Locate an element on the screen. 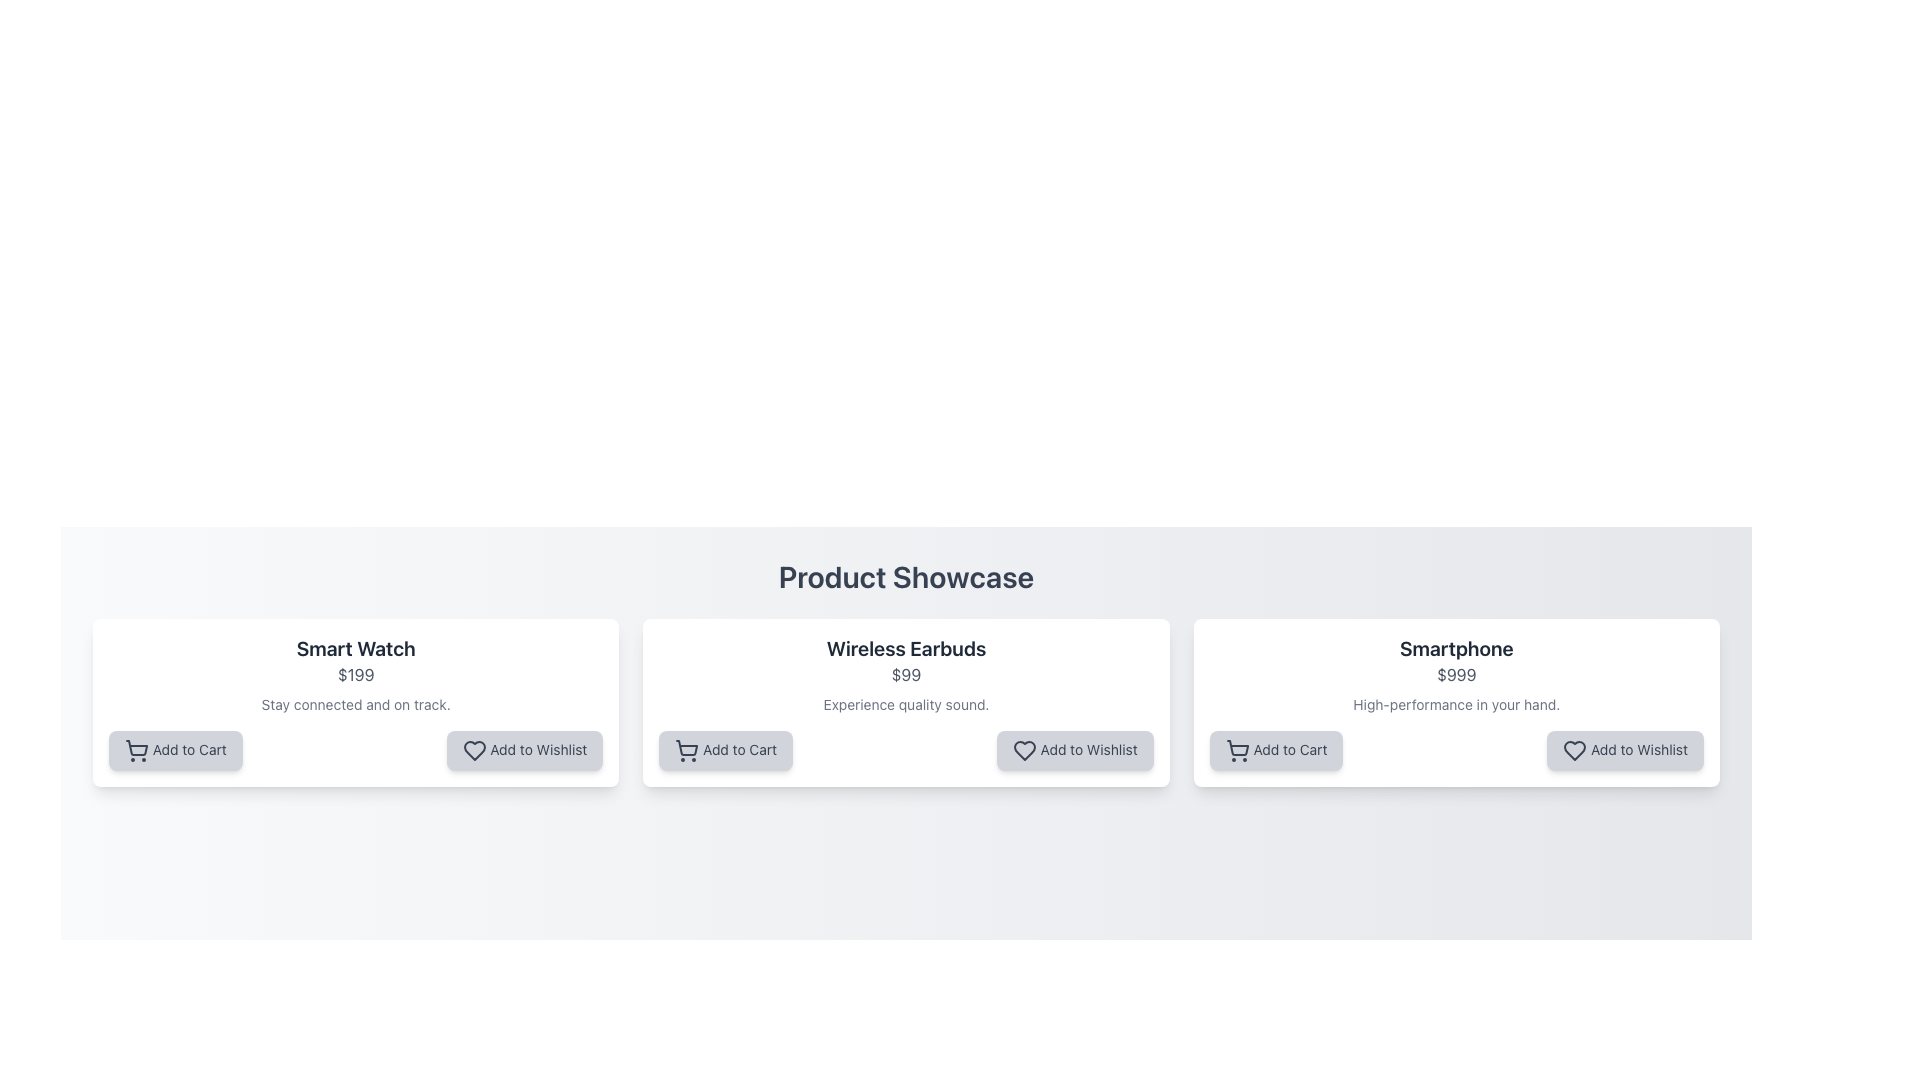 Image resolution: width=1920 pixels, height=1080 pixels. the text label 'Smartphone', which is styled in a larger bold font and colored dark gray, positioned at the top of the rightmost product card is located at coordinates (1456, 648).